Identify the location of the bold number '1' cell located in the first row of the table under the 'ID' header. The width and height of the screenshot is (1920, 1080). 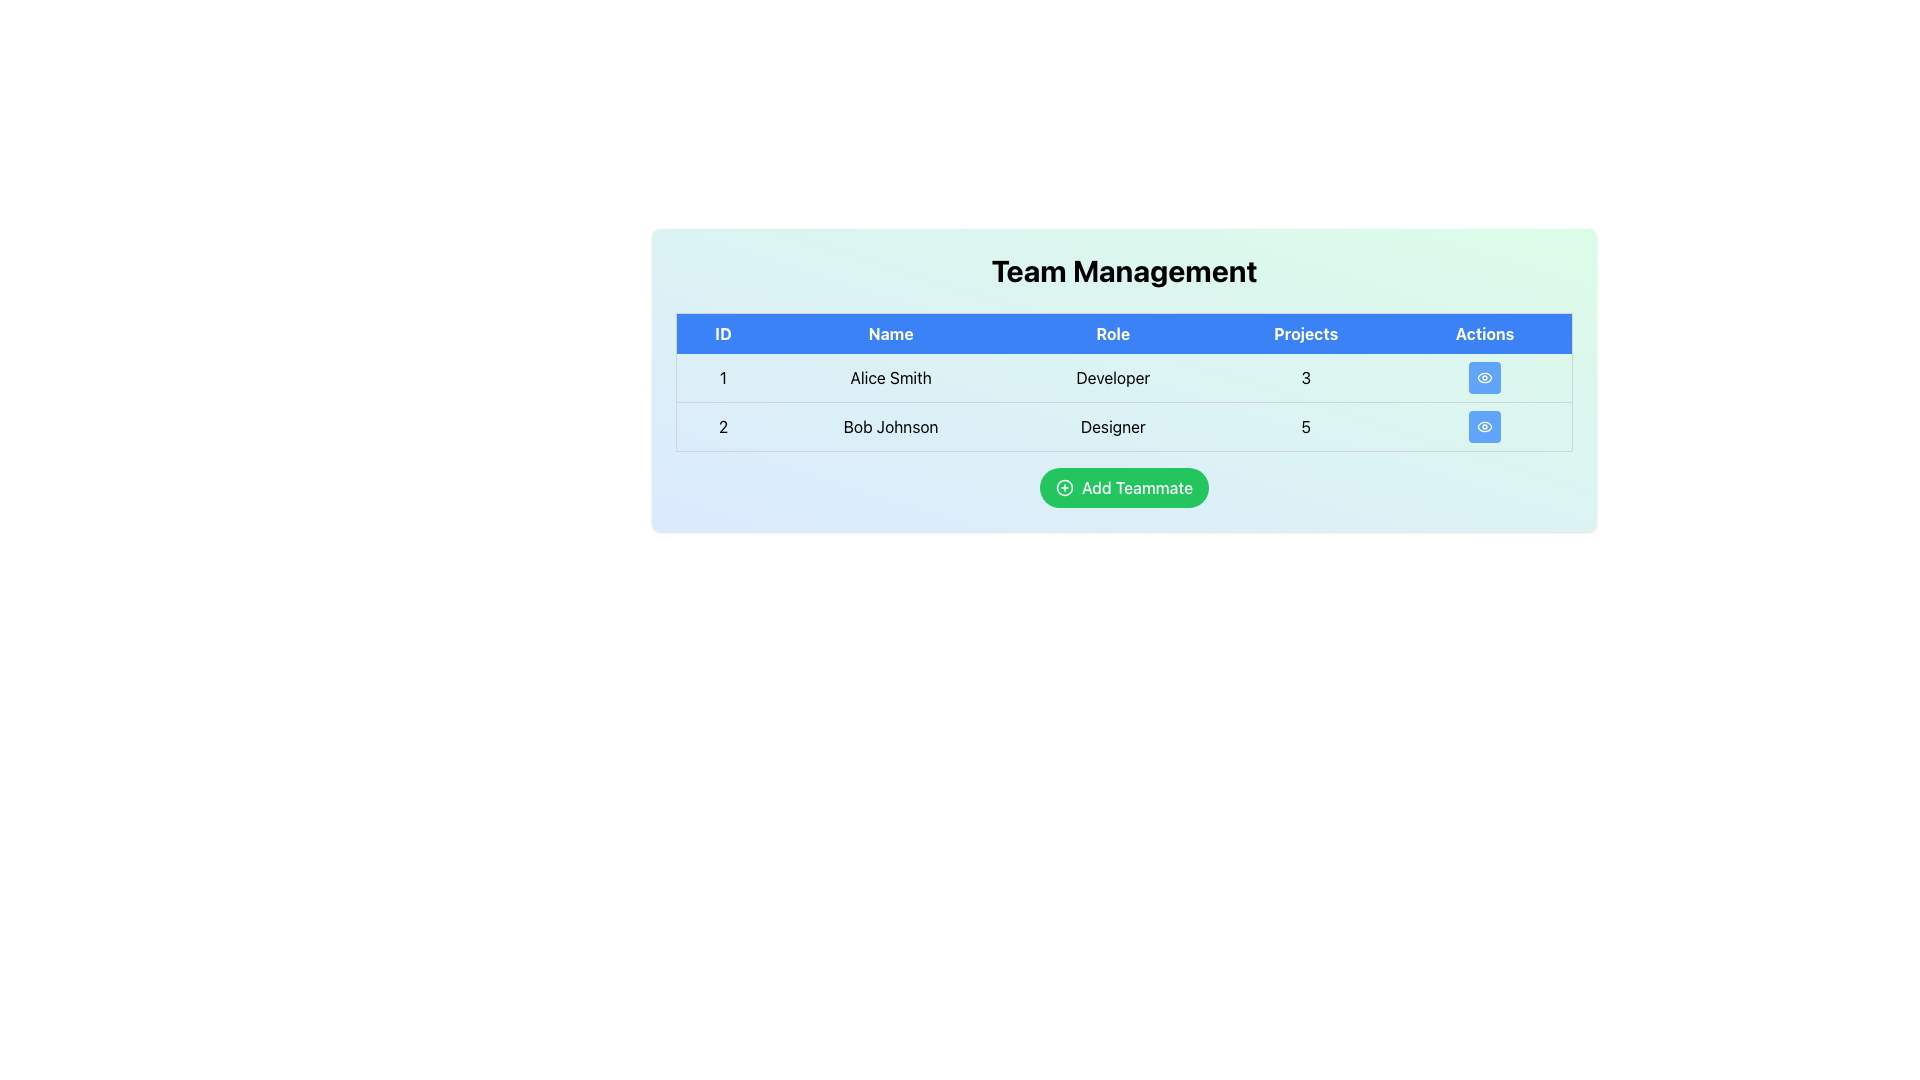
(722, 378).